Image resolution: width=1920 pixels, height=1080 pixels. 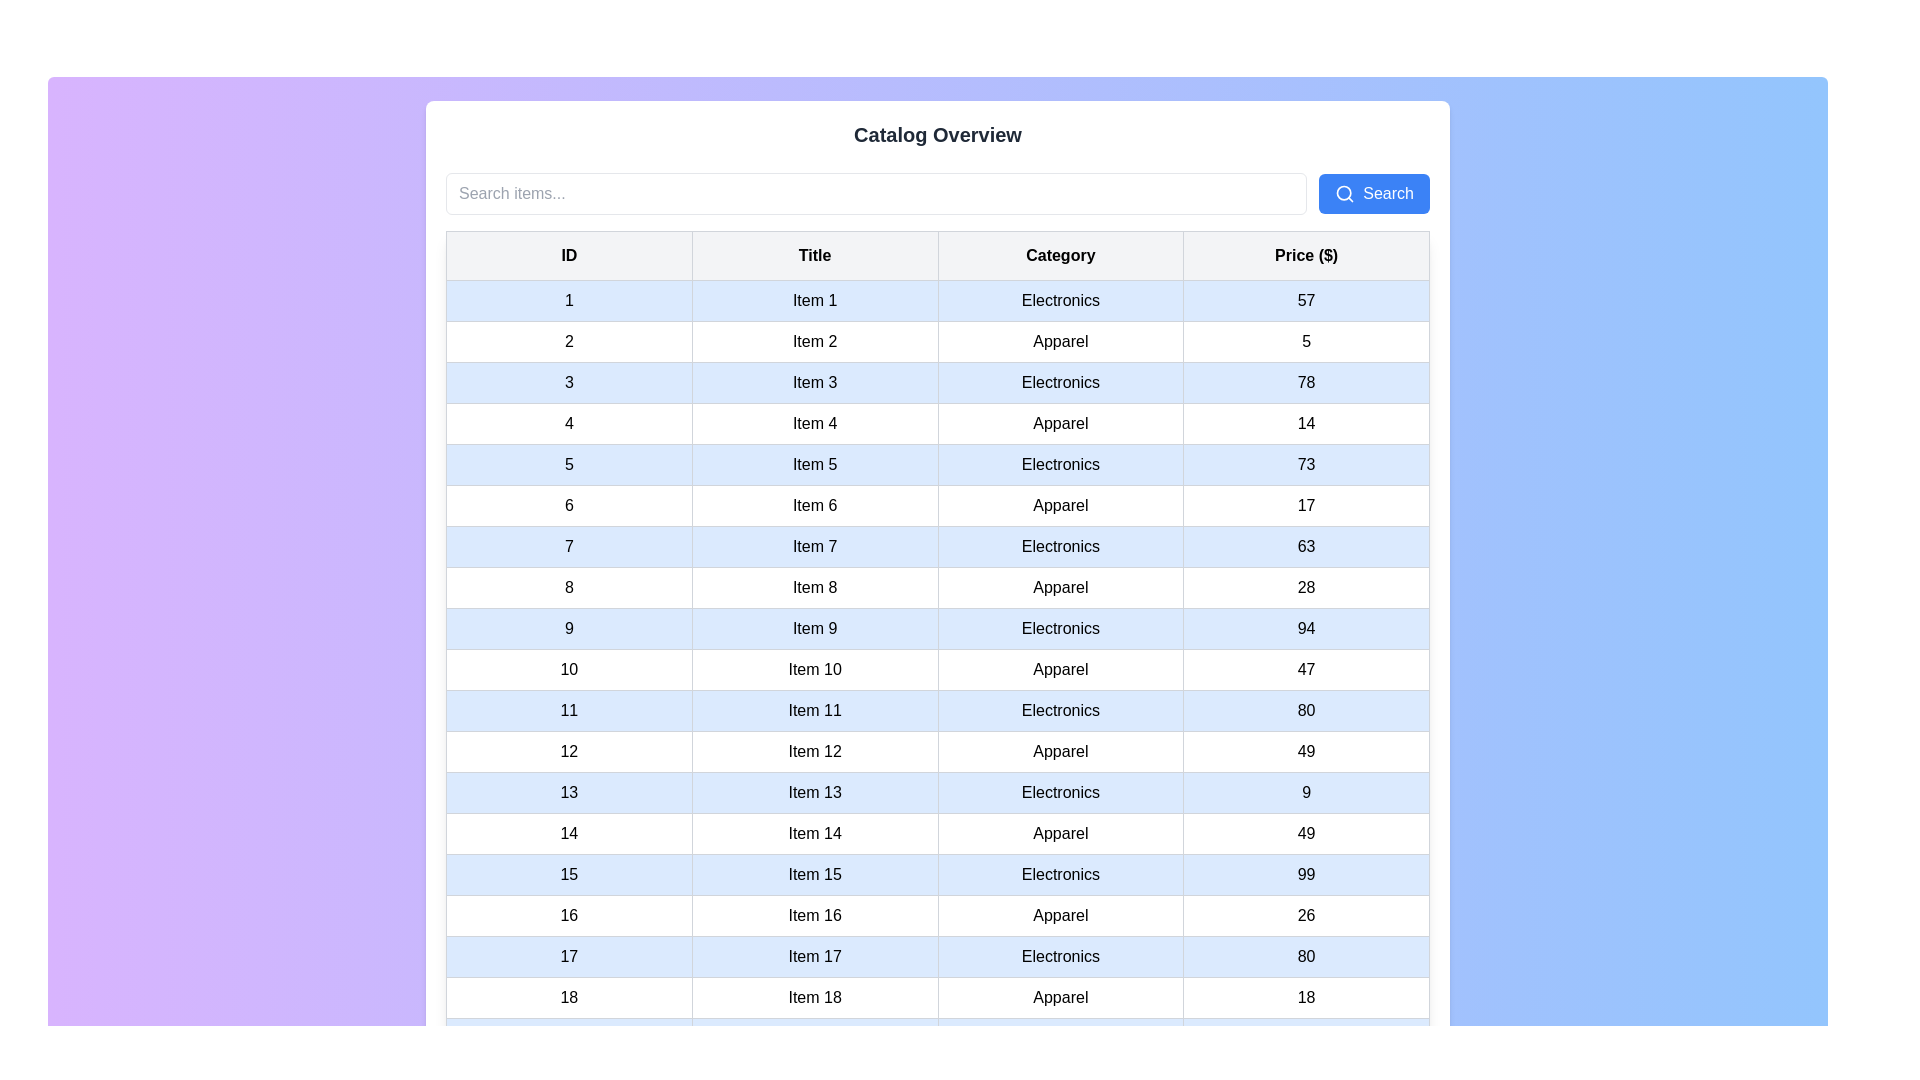 I want to click on the light blue row, so click(x=936, y=709).